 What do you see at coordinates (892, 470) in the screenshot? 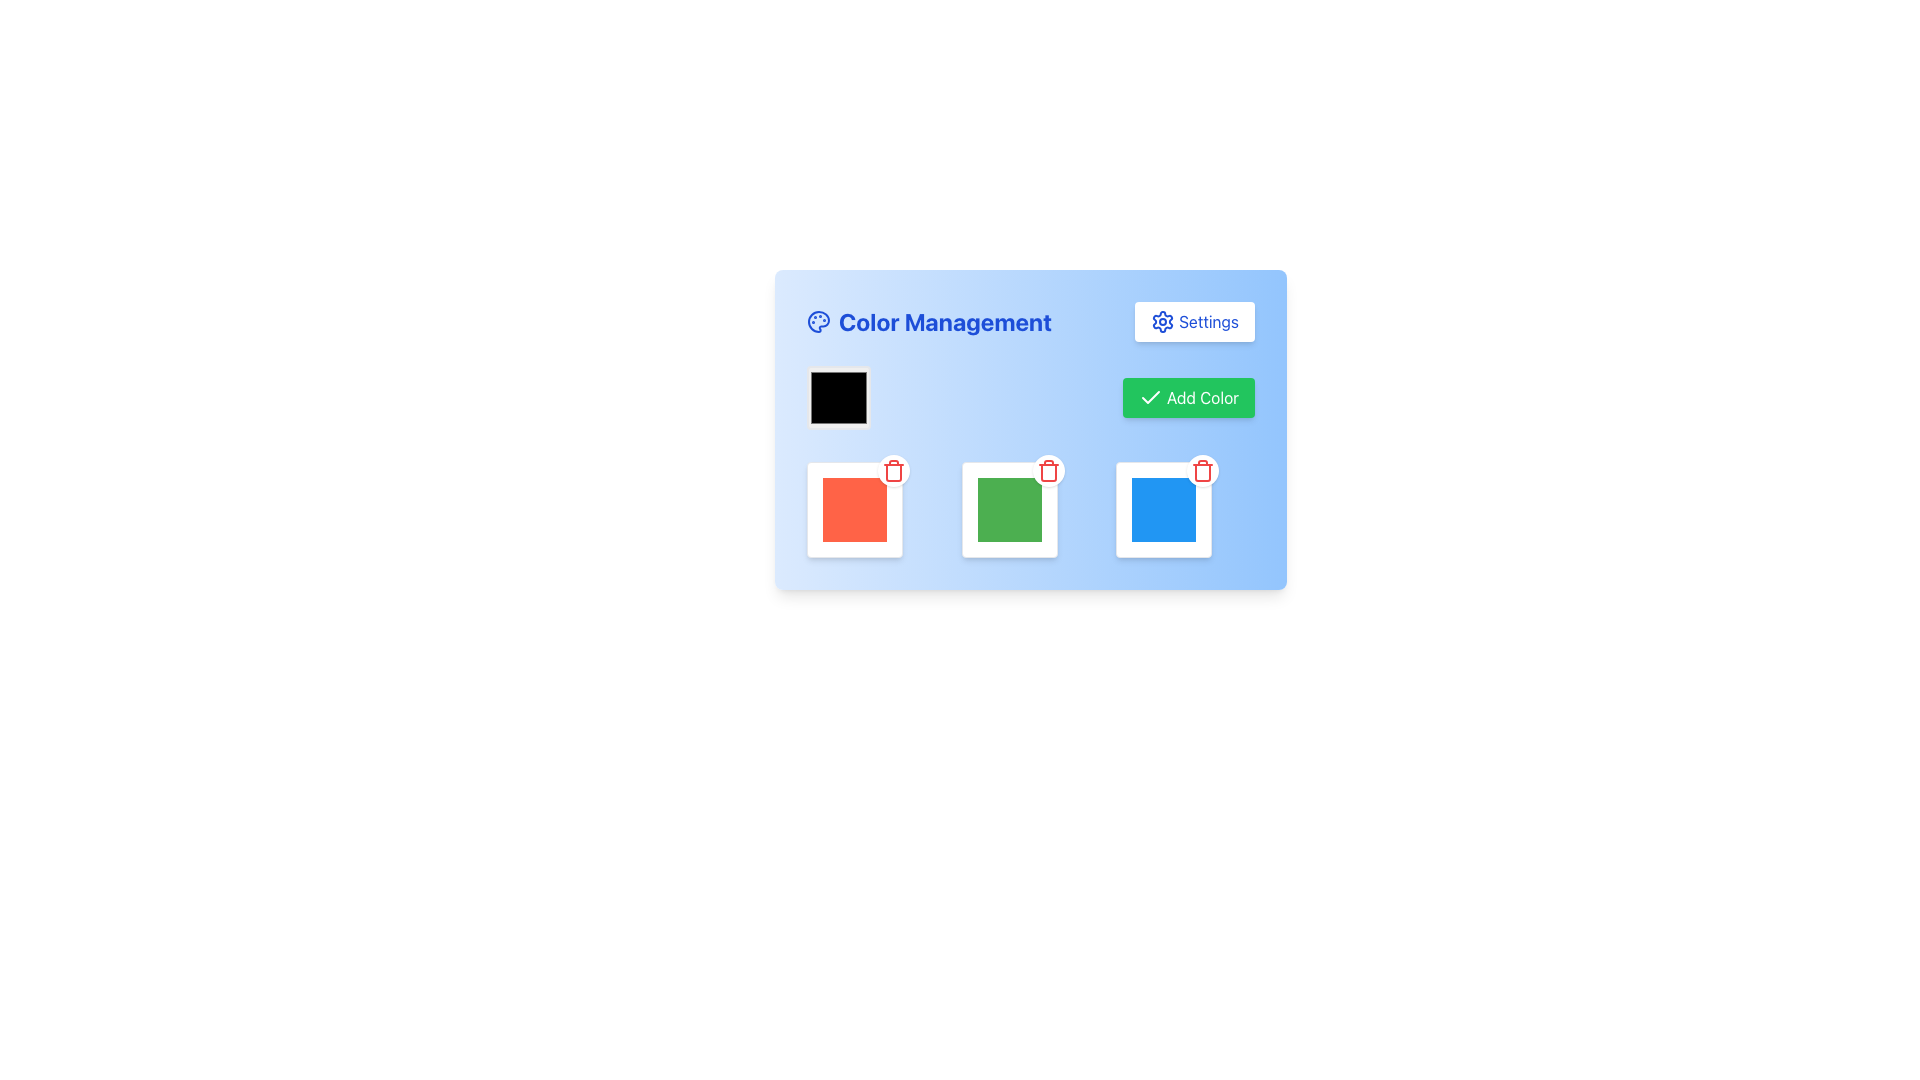
I see `the delete icon button located in the upper-right corner of the red color block` at bounding box center [892, 470].